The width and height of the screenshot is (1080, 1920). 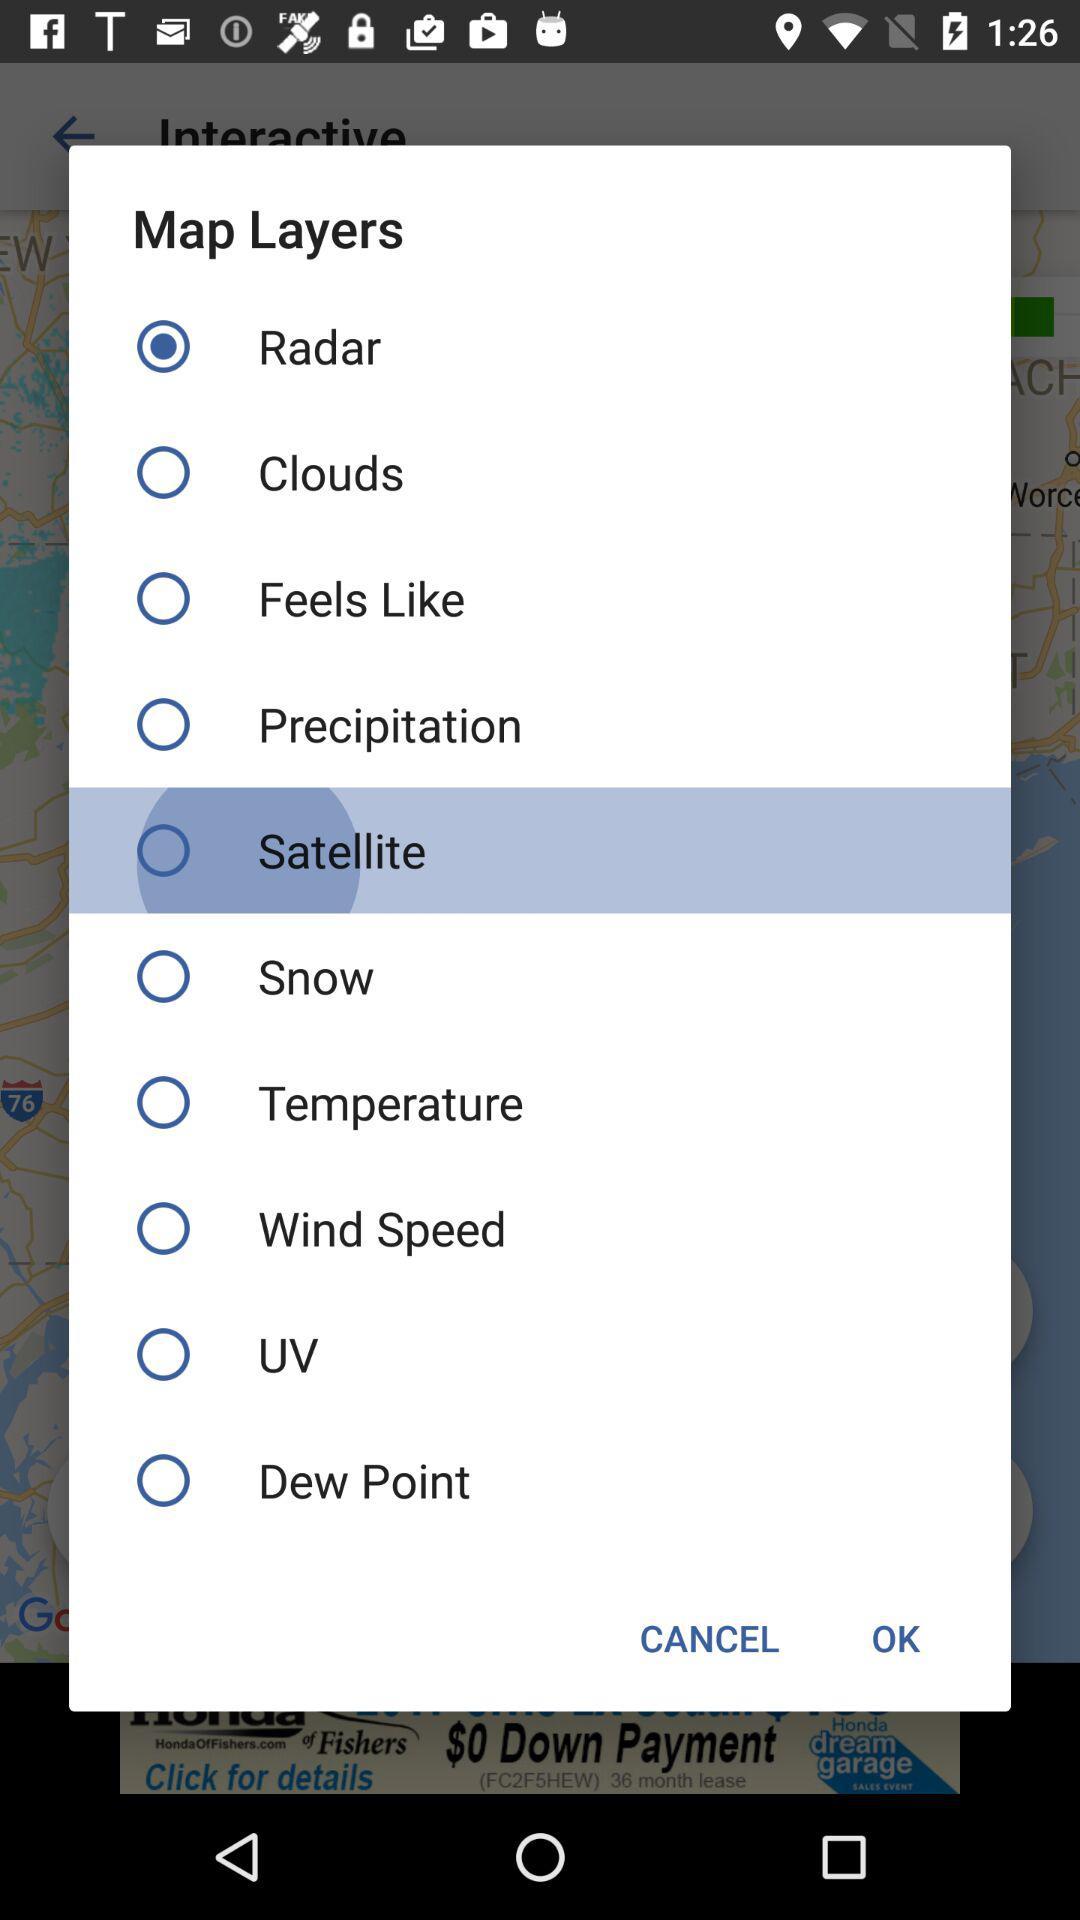 What do you see at coordinates (708, 1637) in the screenshot?
I see `item to the left of ok icon` at bounding box center [708, 1637].